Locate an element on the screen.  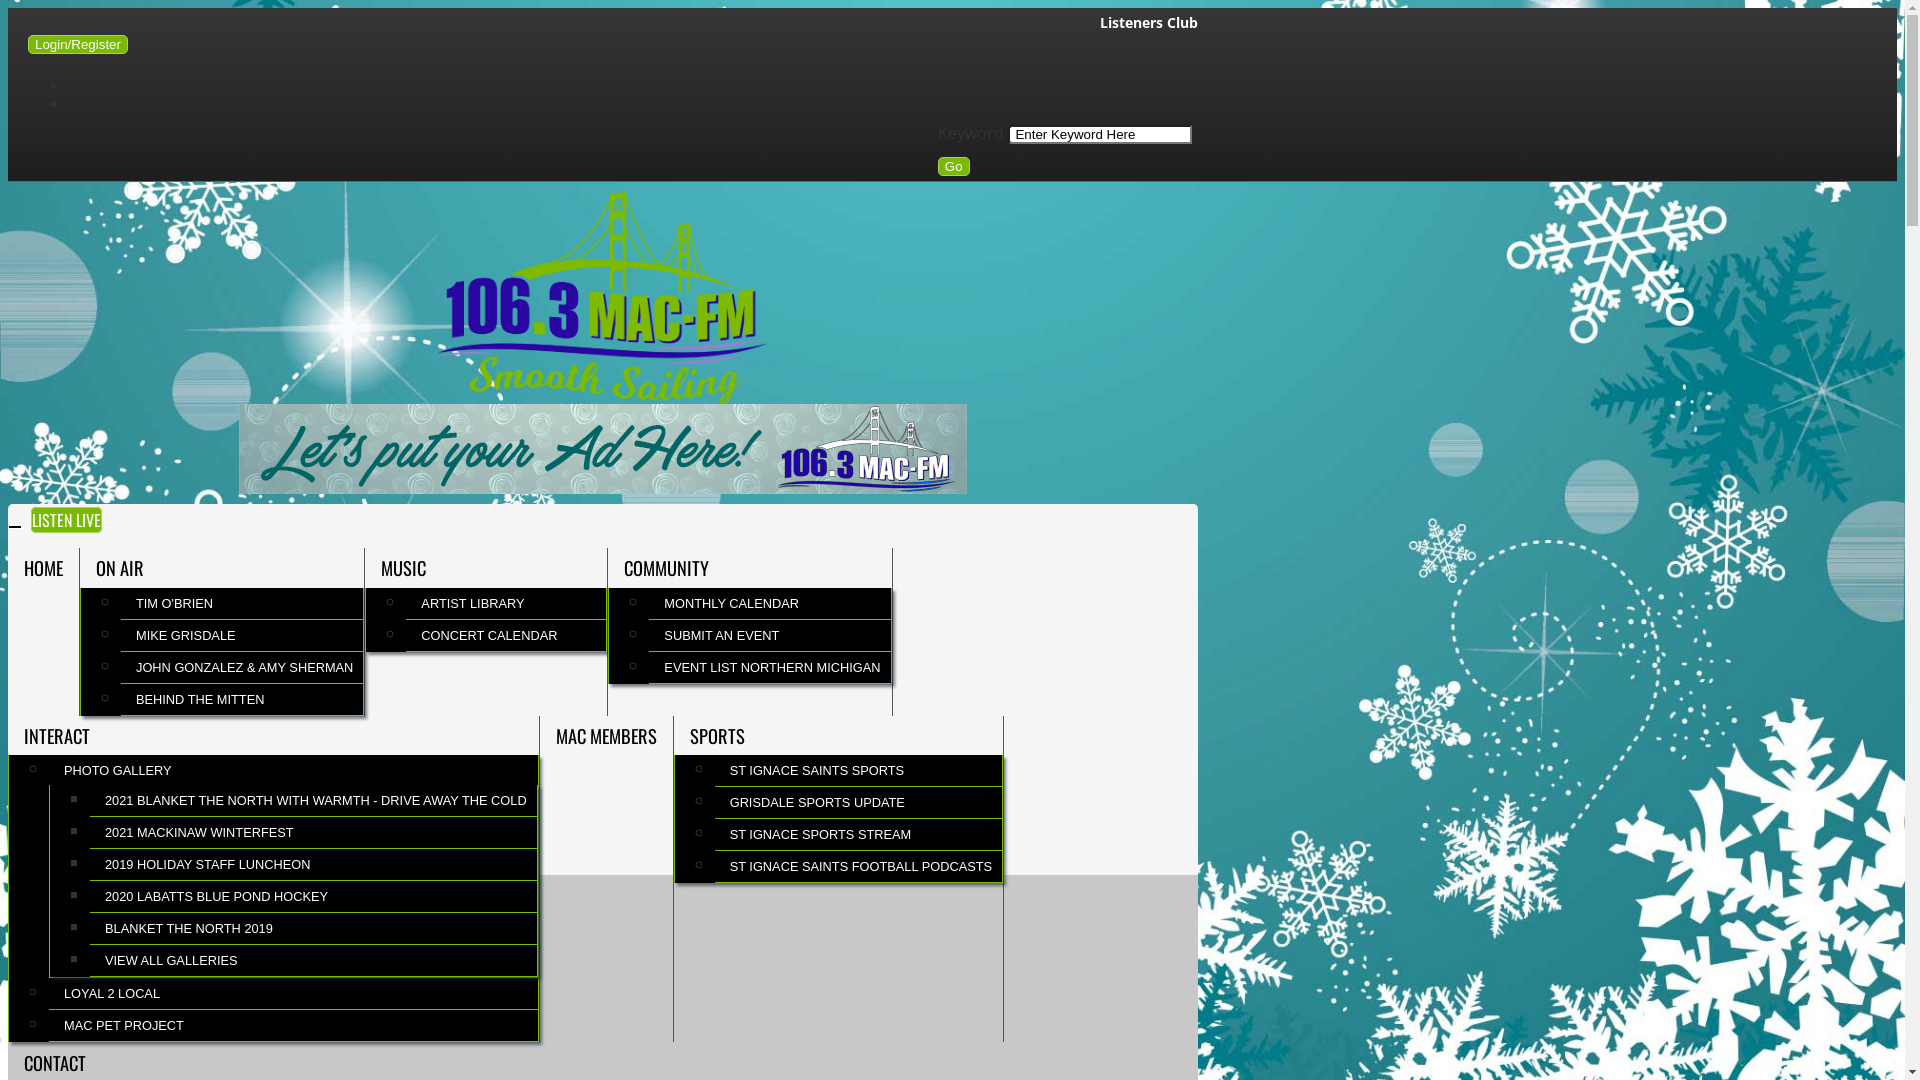
'MIKE GRISDALE' is located at coordinates (240, 635).